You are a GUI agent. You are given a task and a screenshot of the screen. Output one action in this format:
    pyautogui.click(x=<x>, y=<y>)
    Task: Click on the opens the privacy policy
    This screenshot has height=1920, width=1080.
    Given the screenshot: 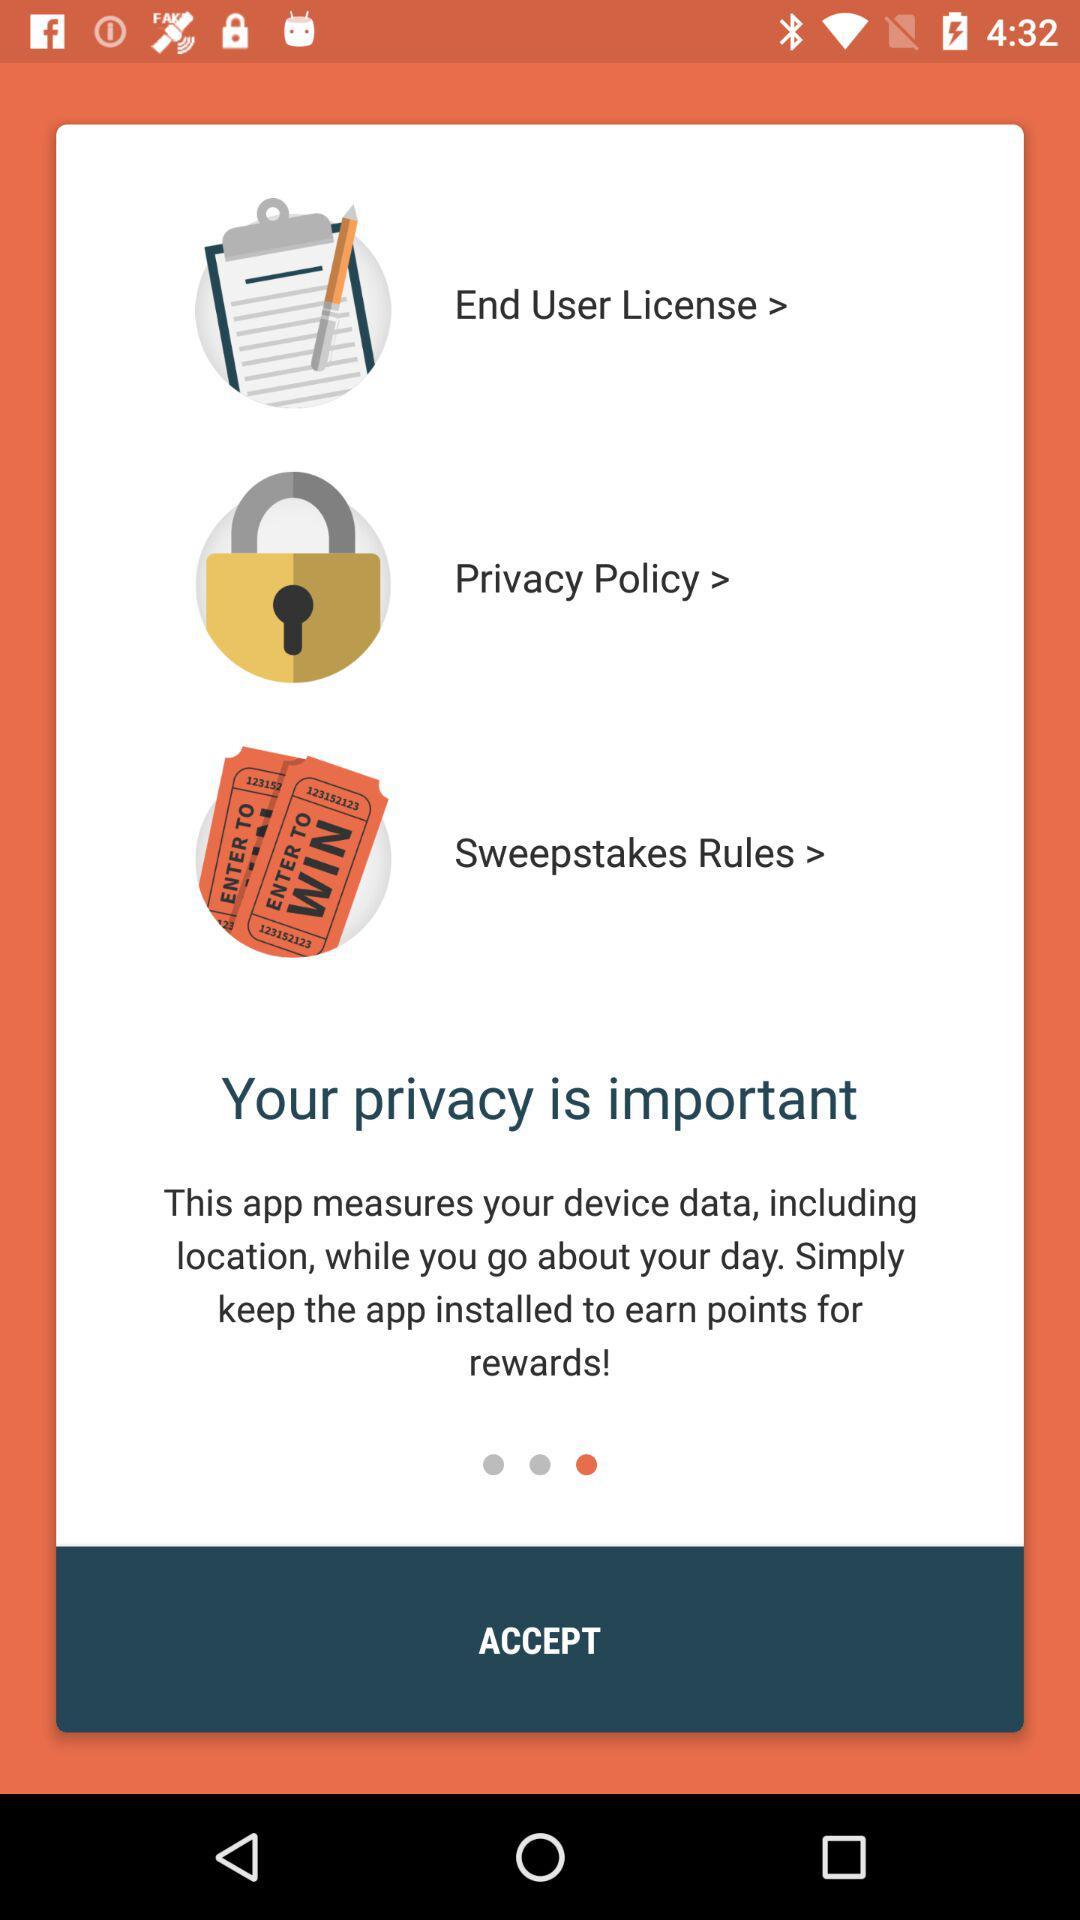 What is the action you would take?
    pyautogui.click(x=293, y=576)
    